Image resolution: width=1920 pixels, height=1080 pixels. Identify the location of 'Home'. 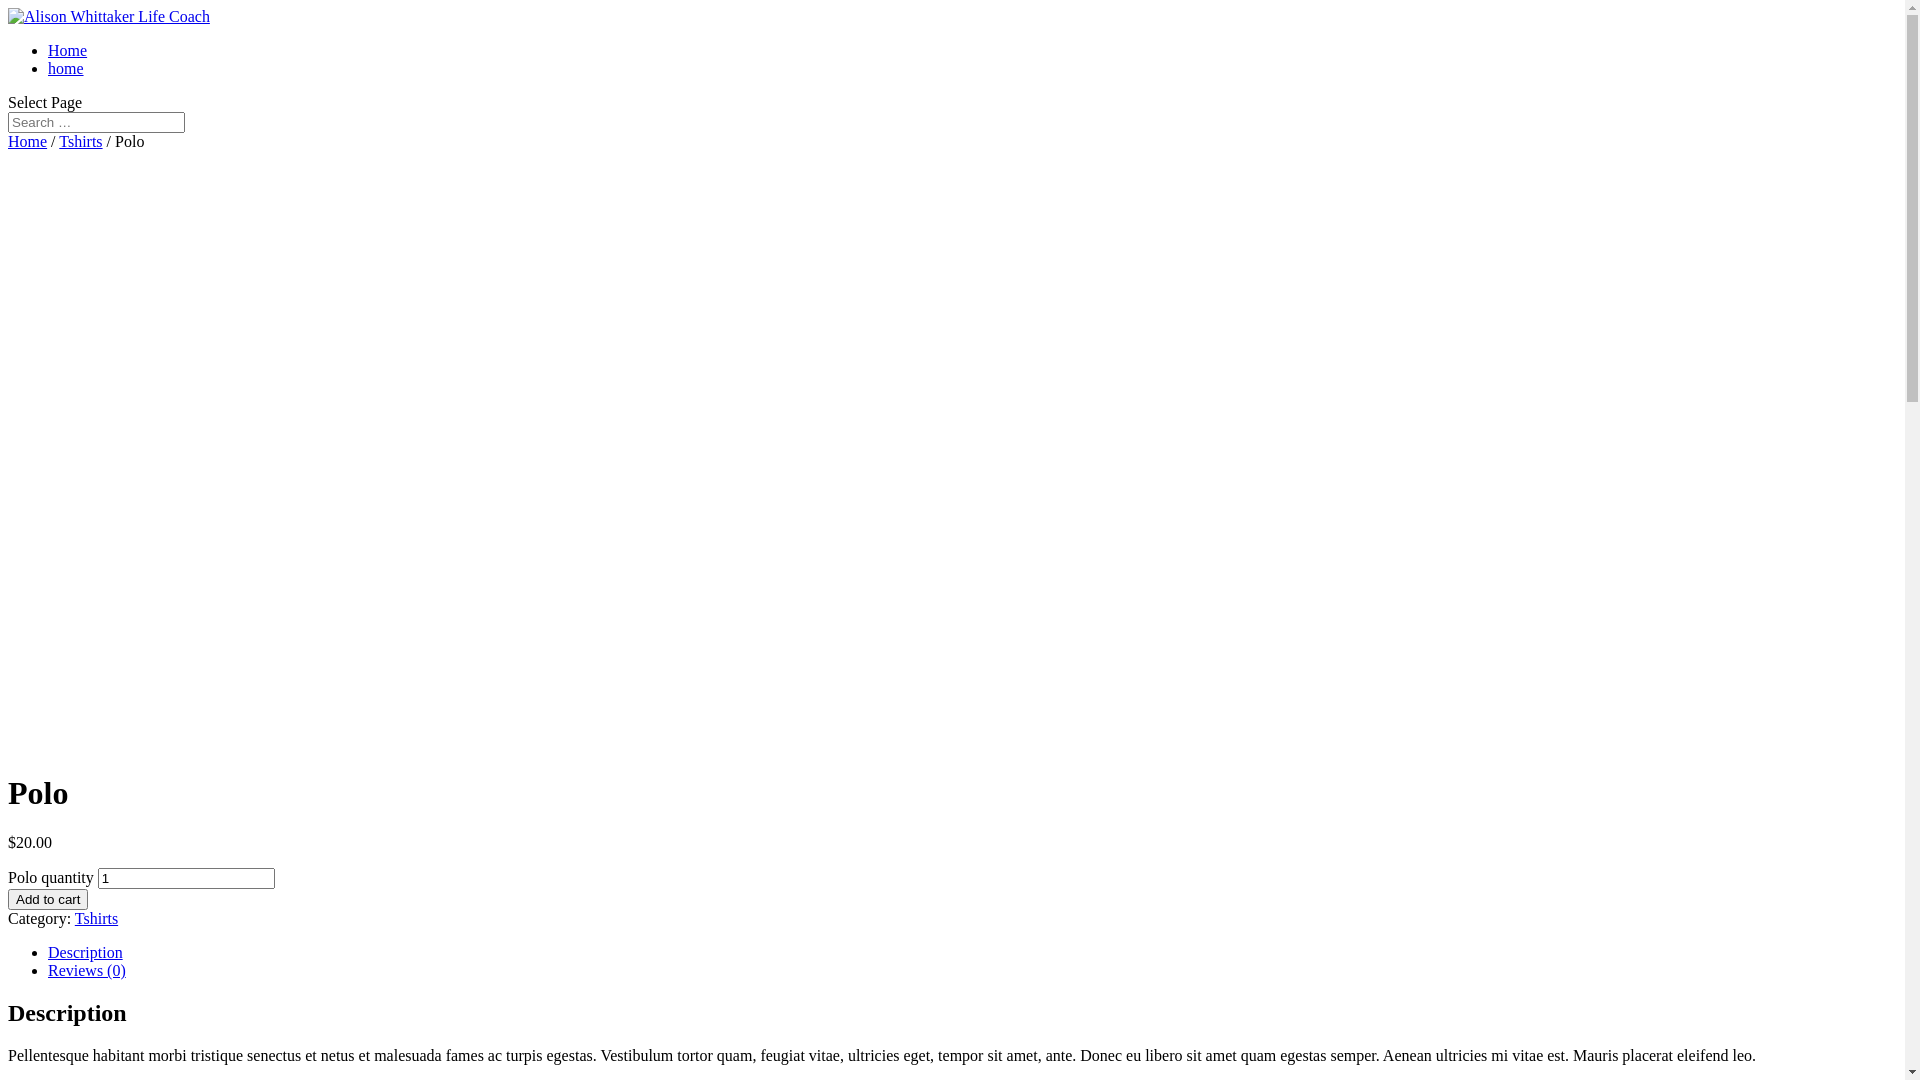
(67, 49).